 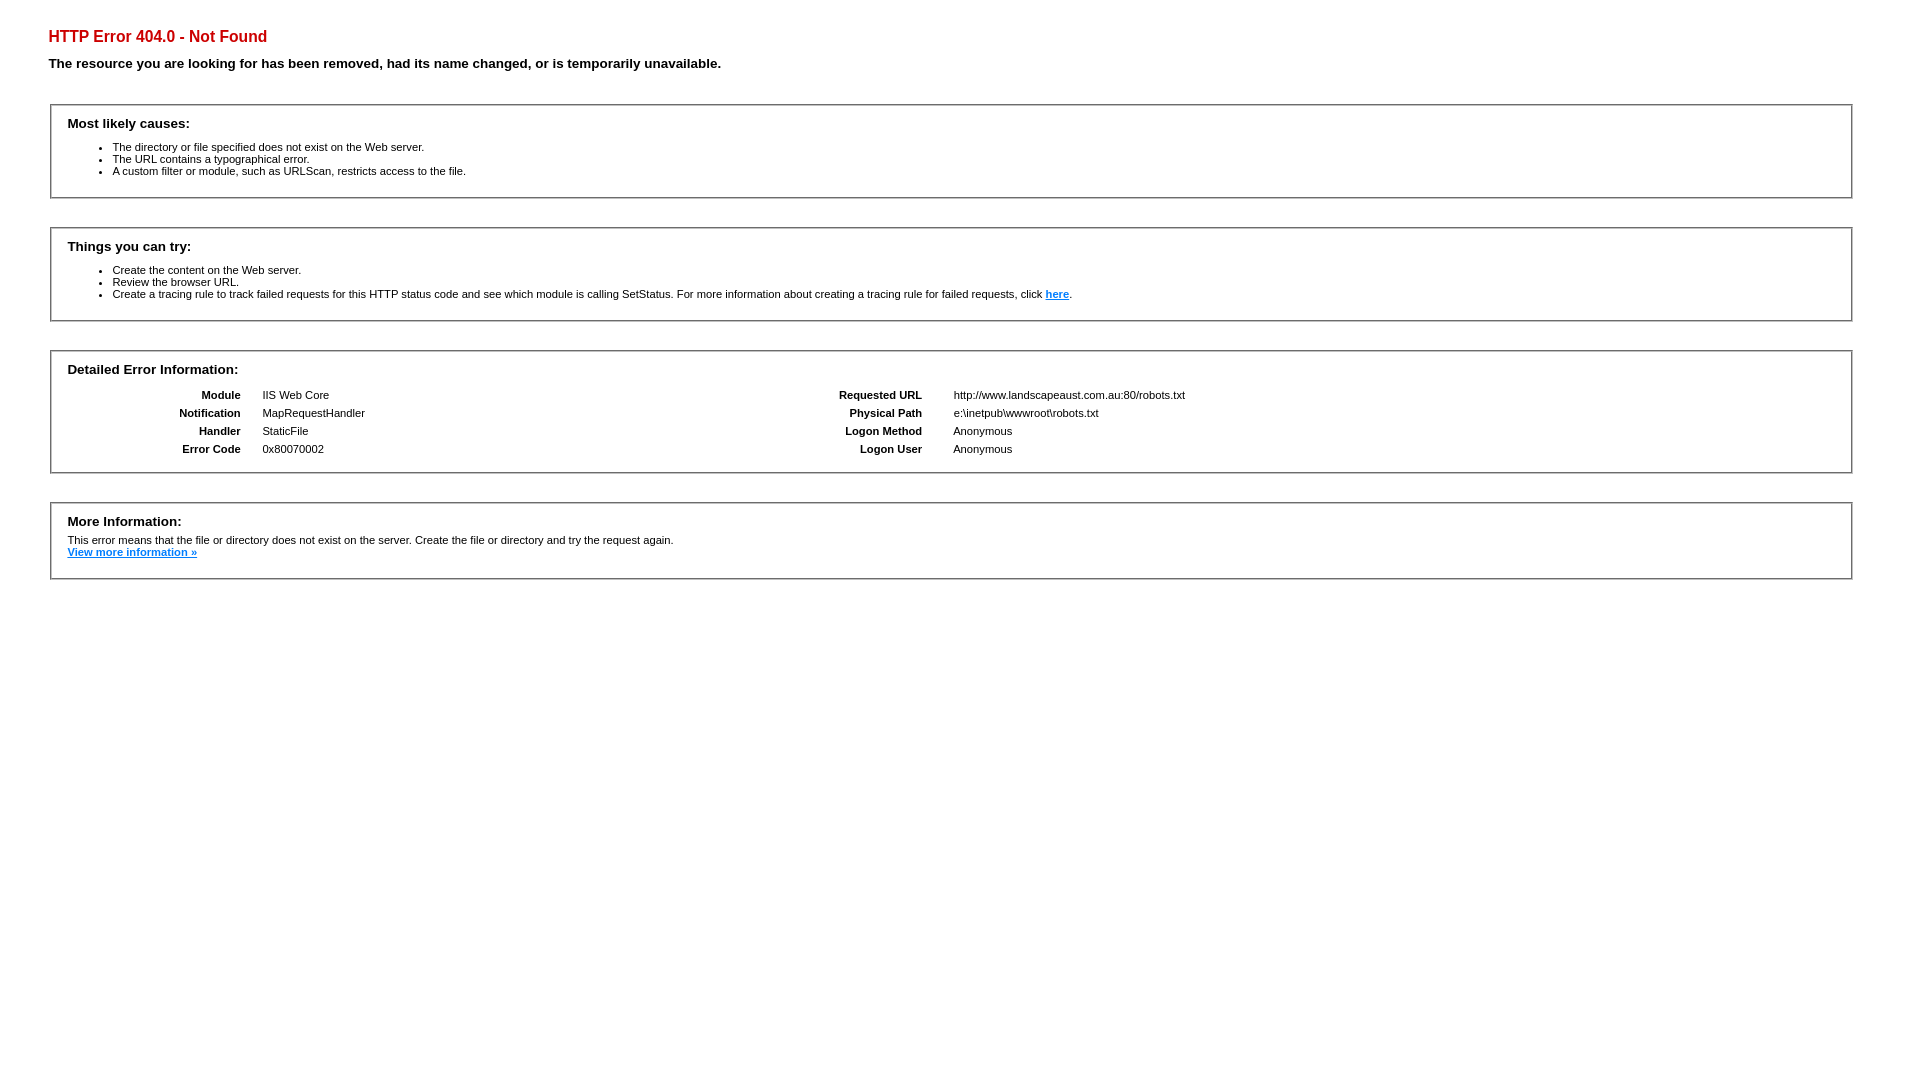 I want to click on 'here', so click(x=1056, y=293).